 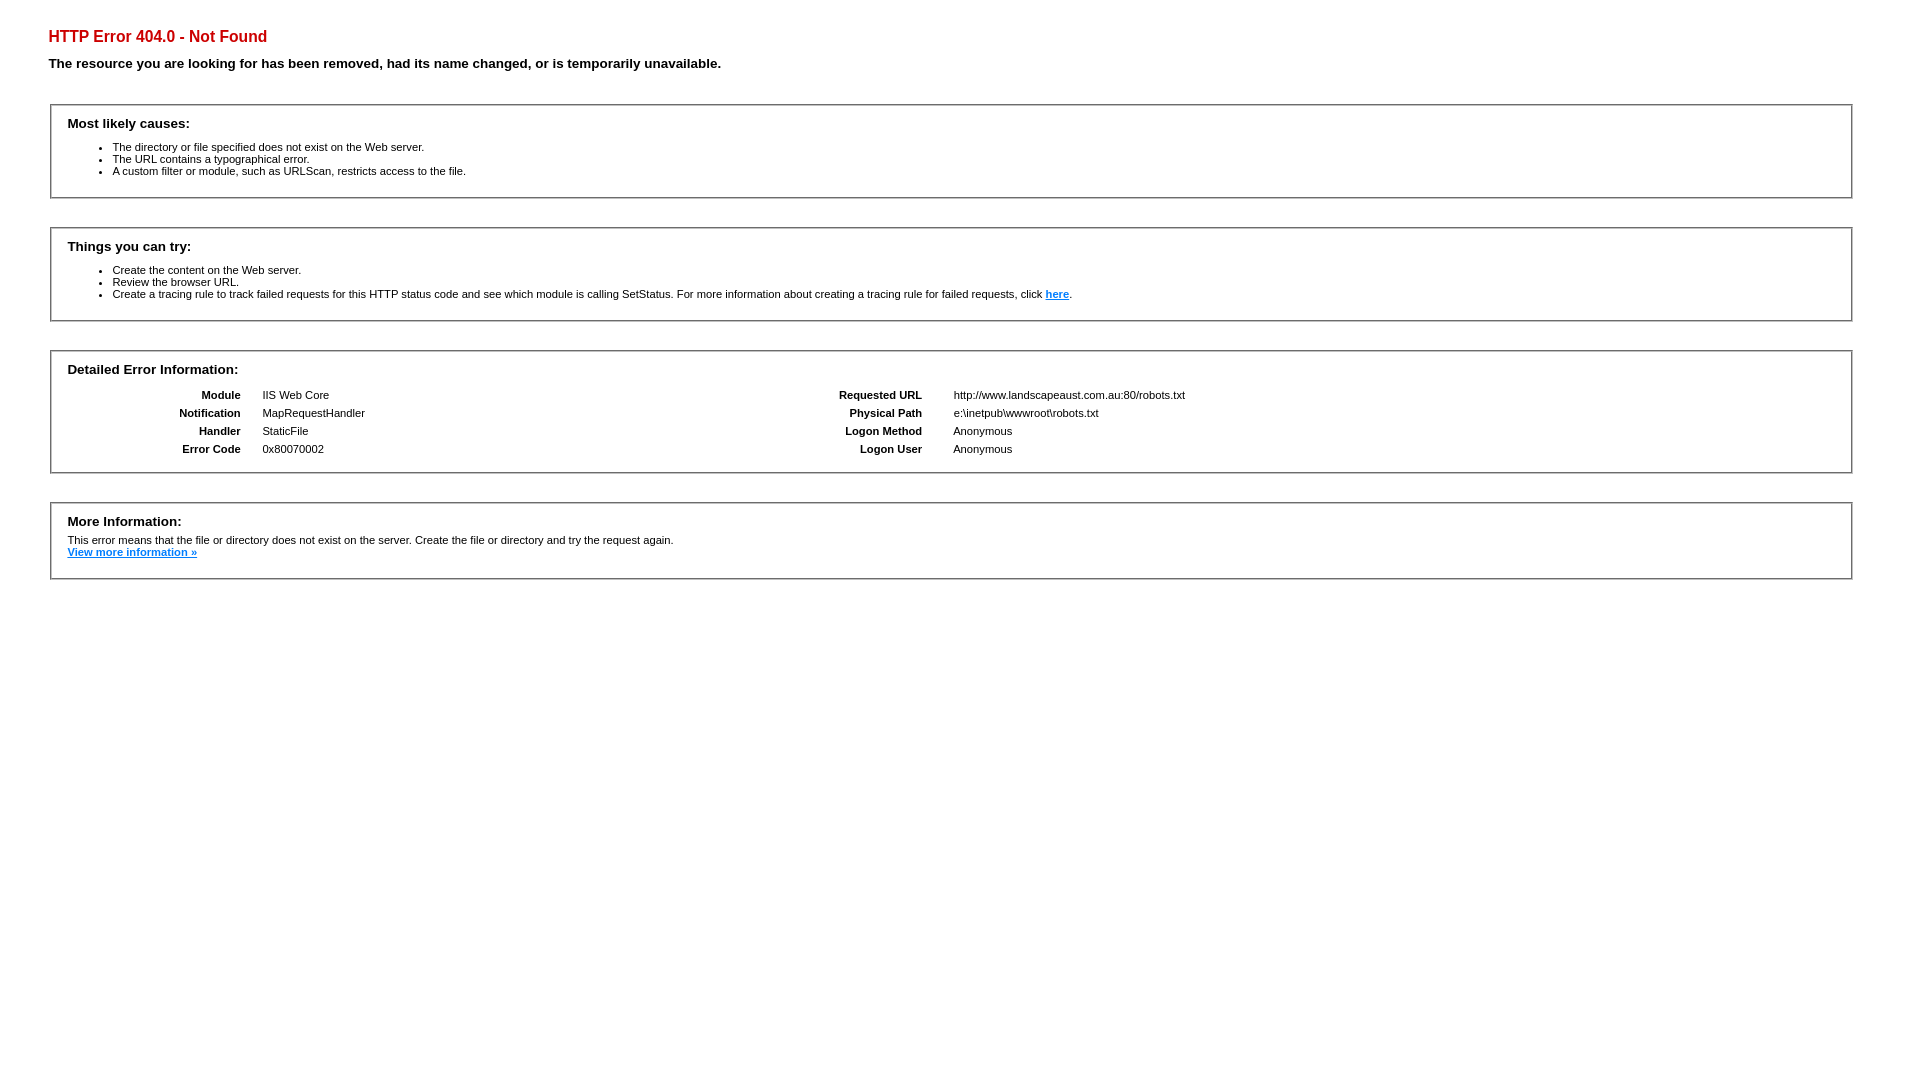 I want to click on 'here', so click(x=1056, y=293).